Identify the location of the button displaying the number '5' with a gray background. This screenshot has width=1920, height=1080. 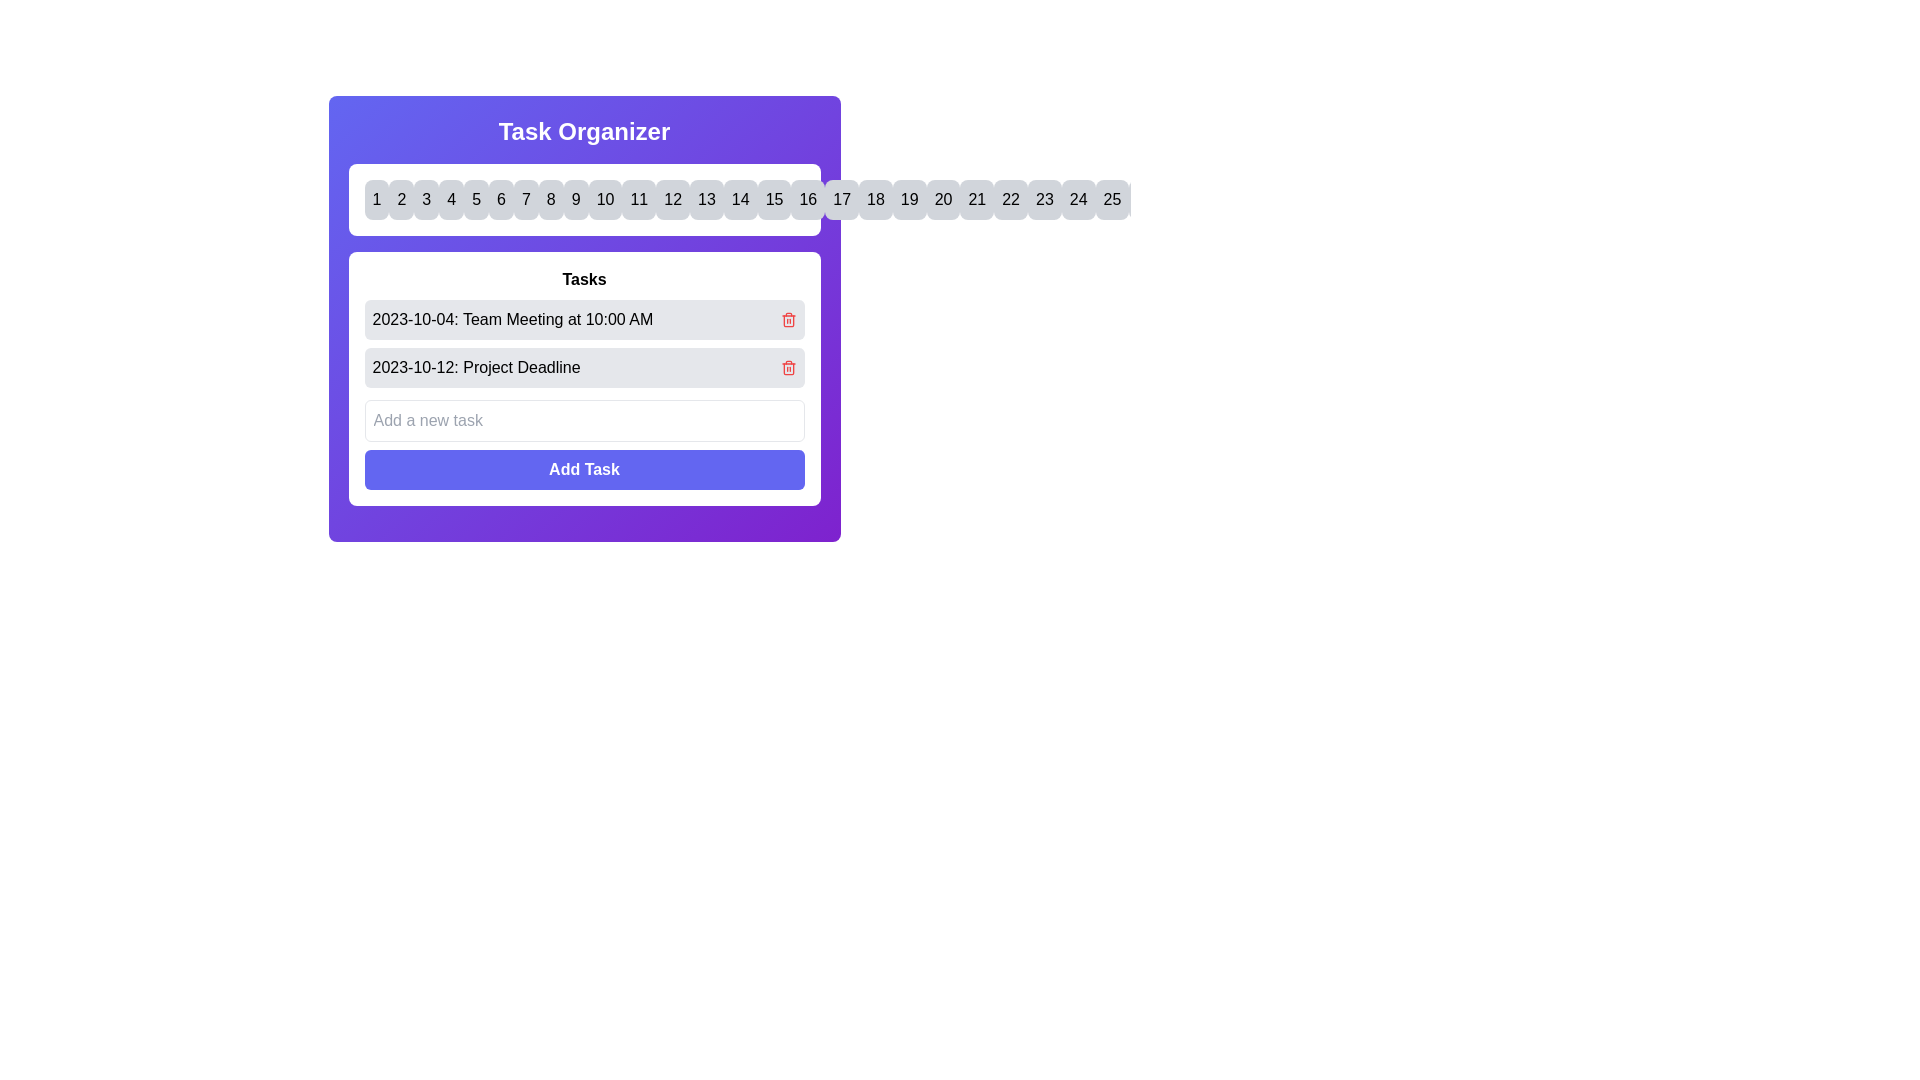
(475, 200).